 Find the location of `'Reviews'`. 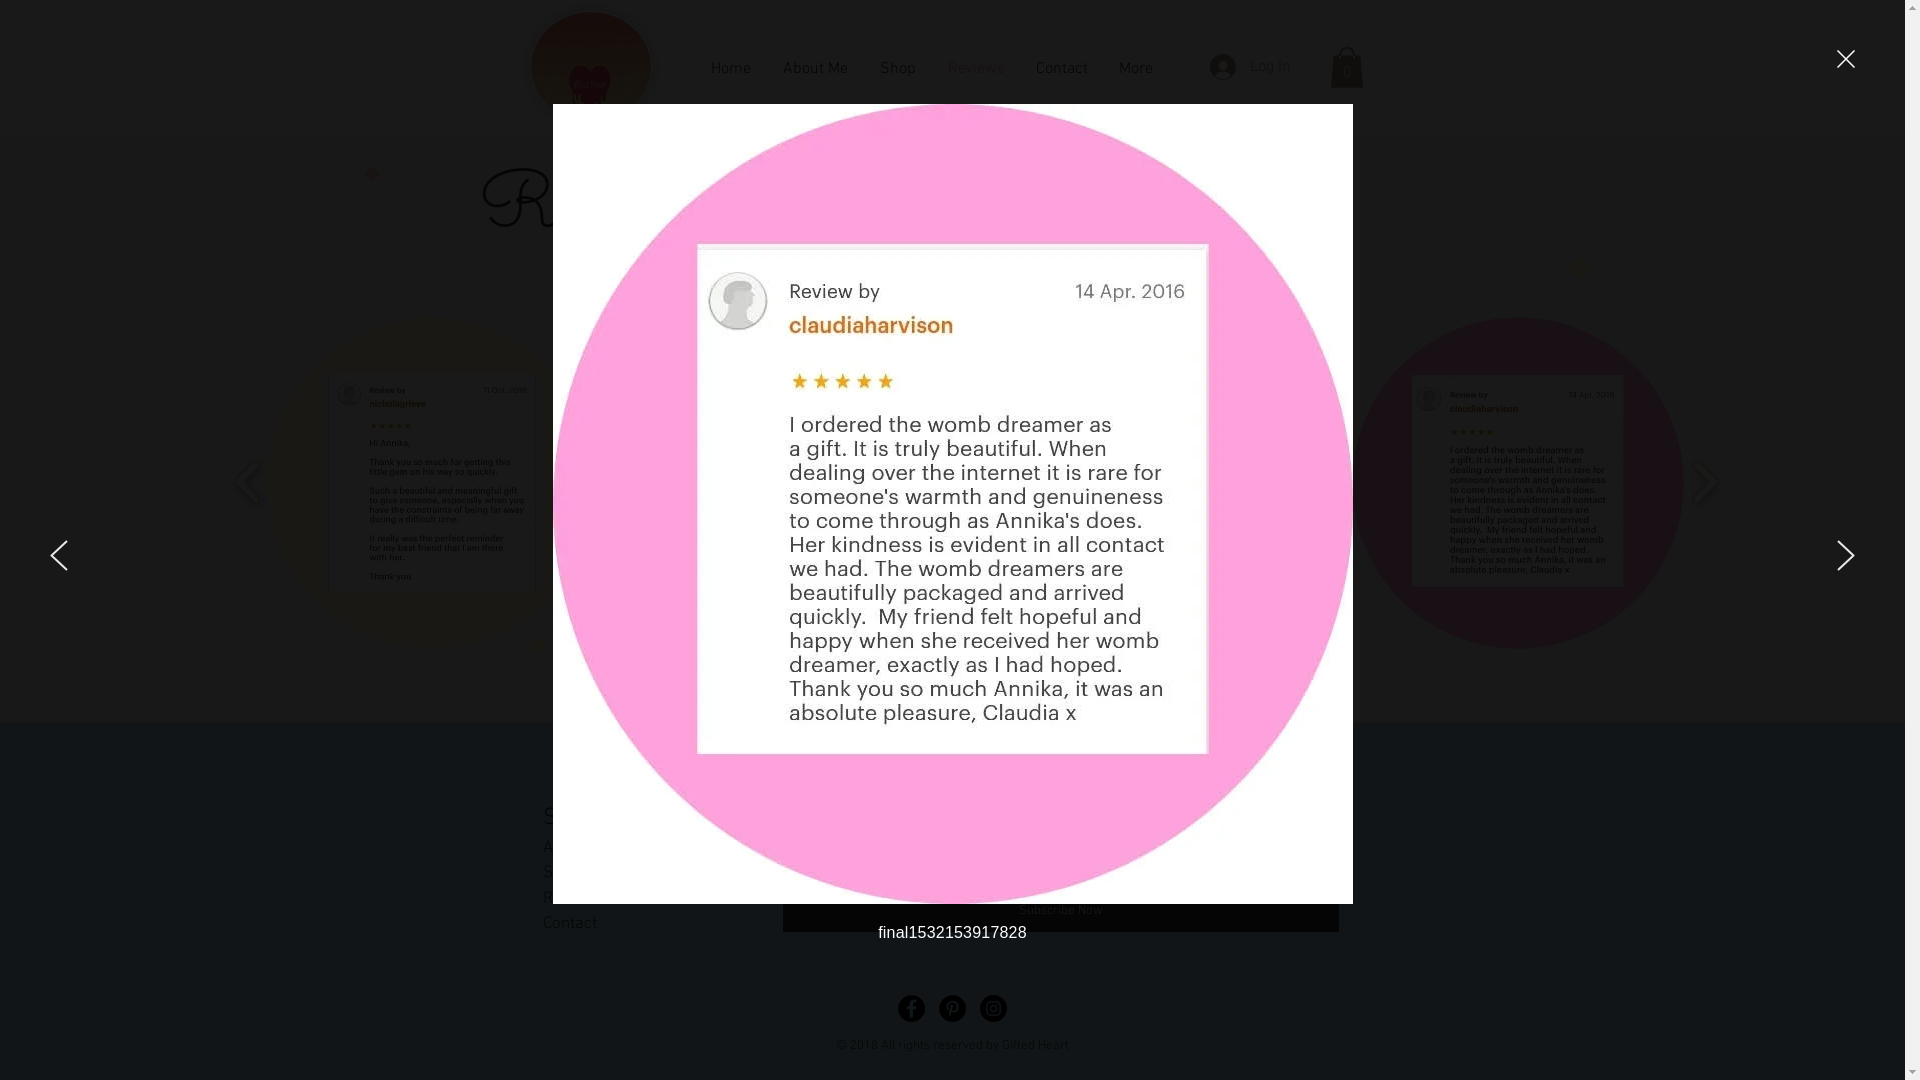

'Reviews' is located at coordinates (571, 897).